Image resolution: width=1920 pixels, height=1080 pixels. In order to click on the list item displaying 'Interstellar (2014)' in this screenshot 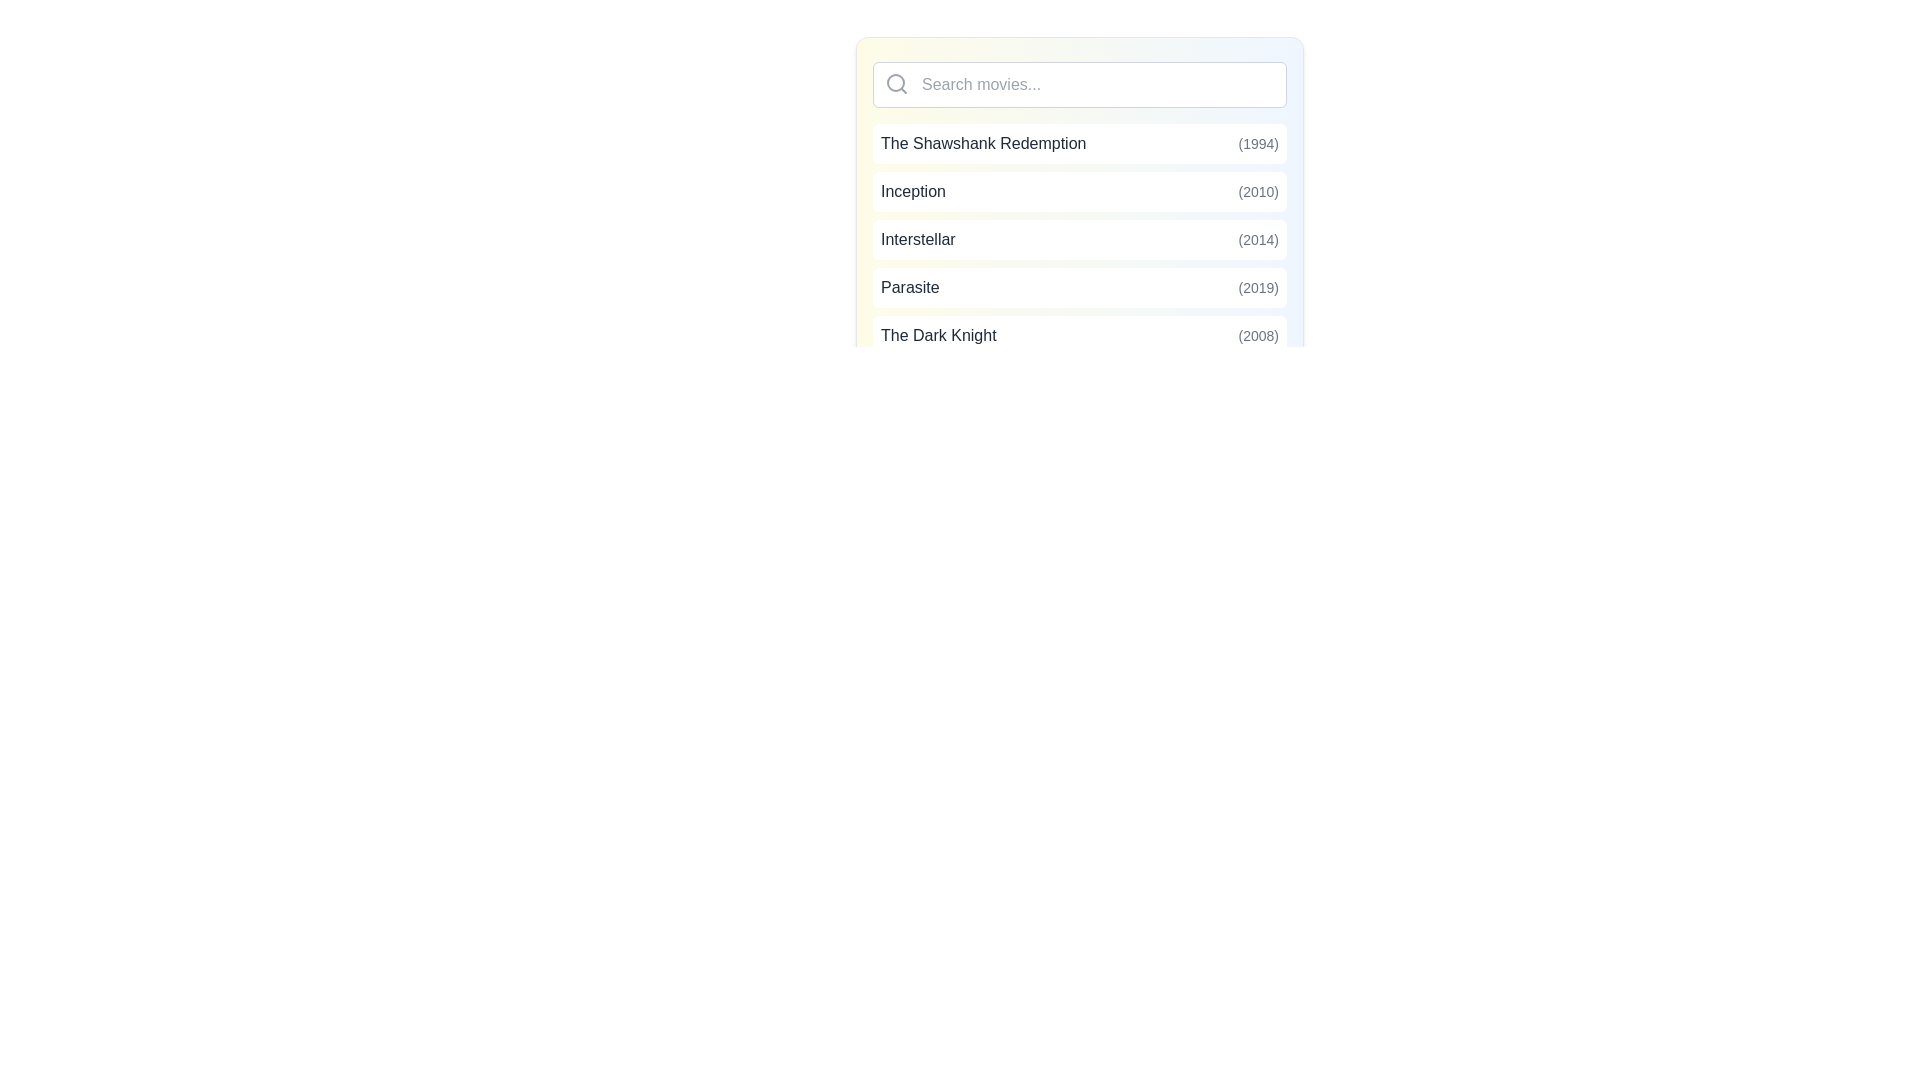, I will do `click(1079, 238)`.